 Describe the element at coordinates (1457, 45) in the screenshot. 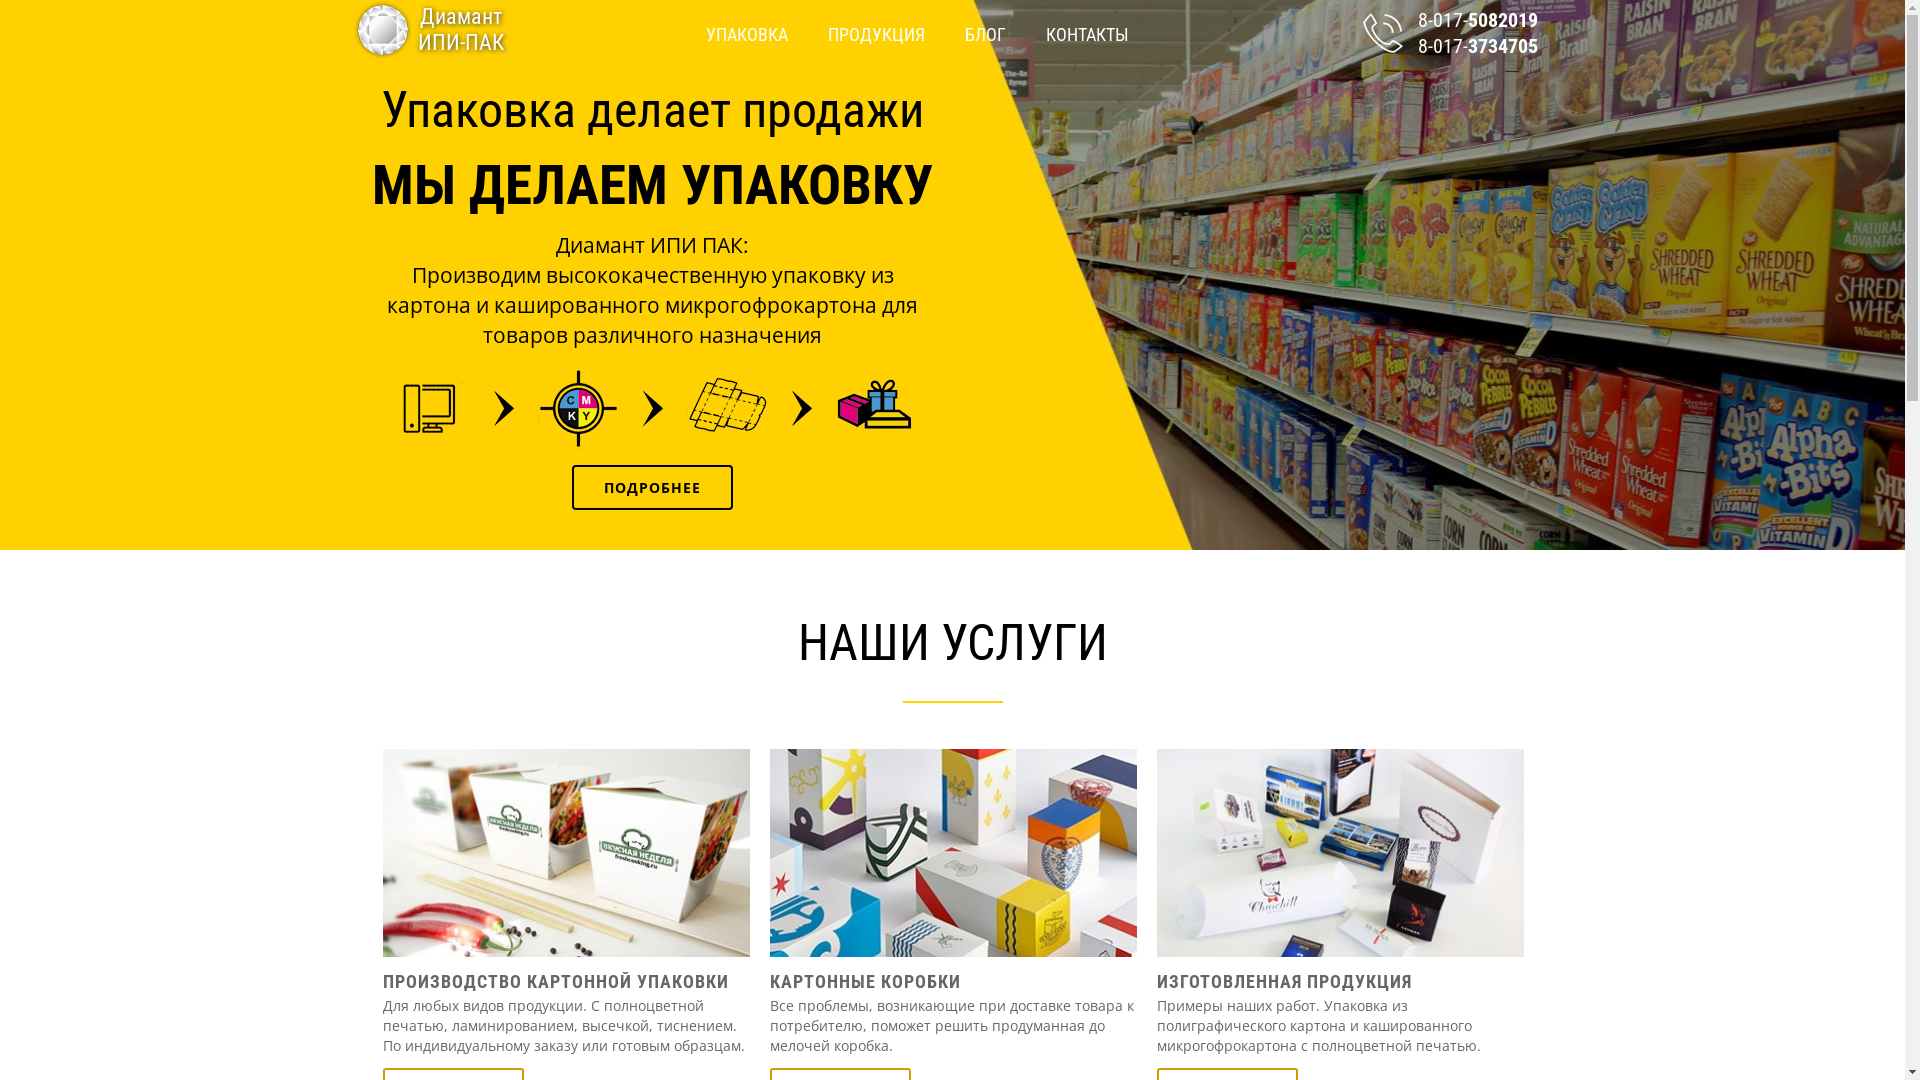

I see `'8-017-3734705'` at that location.